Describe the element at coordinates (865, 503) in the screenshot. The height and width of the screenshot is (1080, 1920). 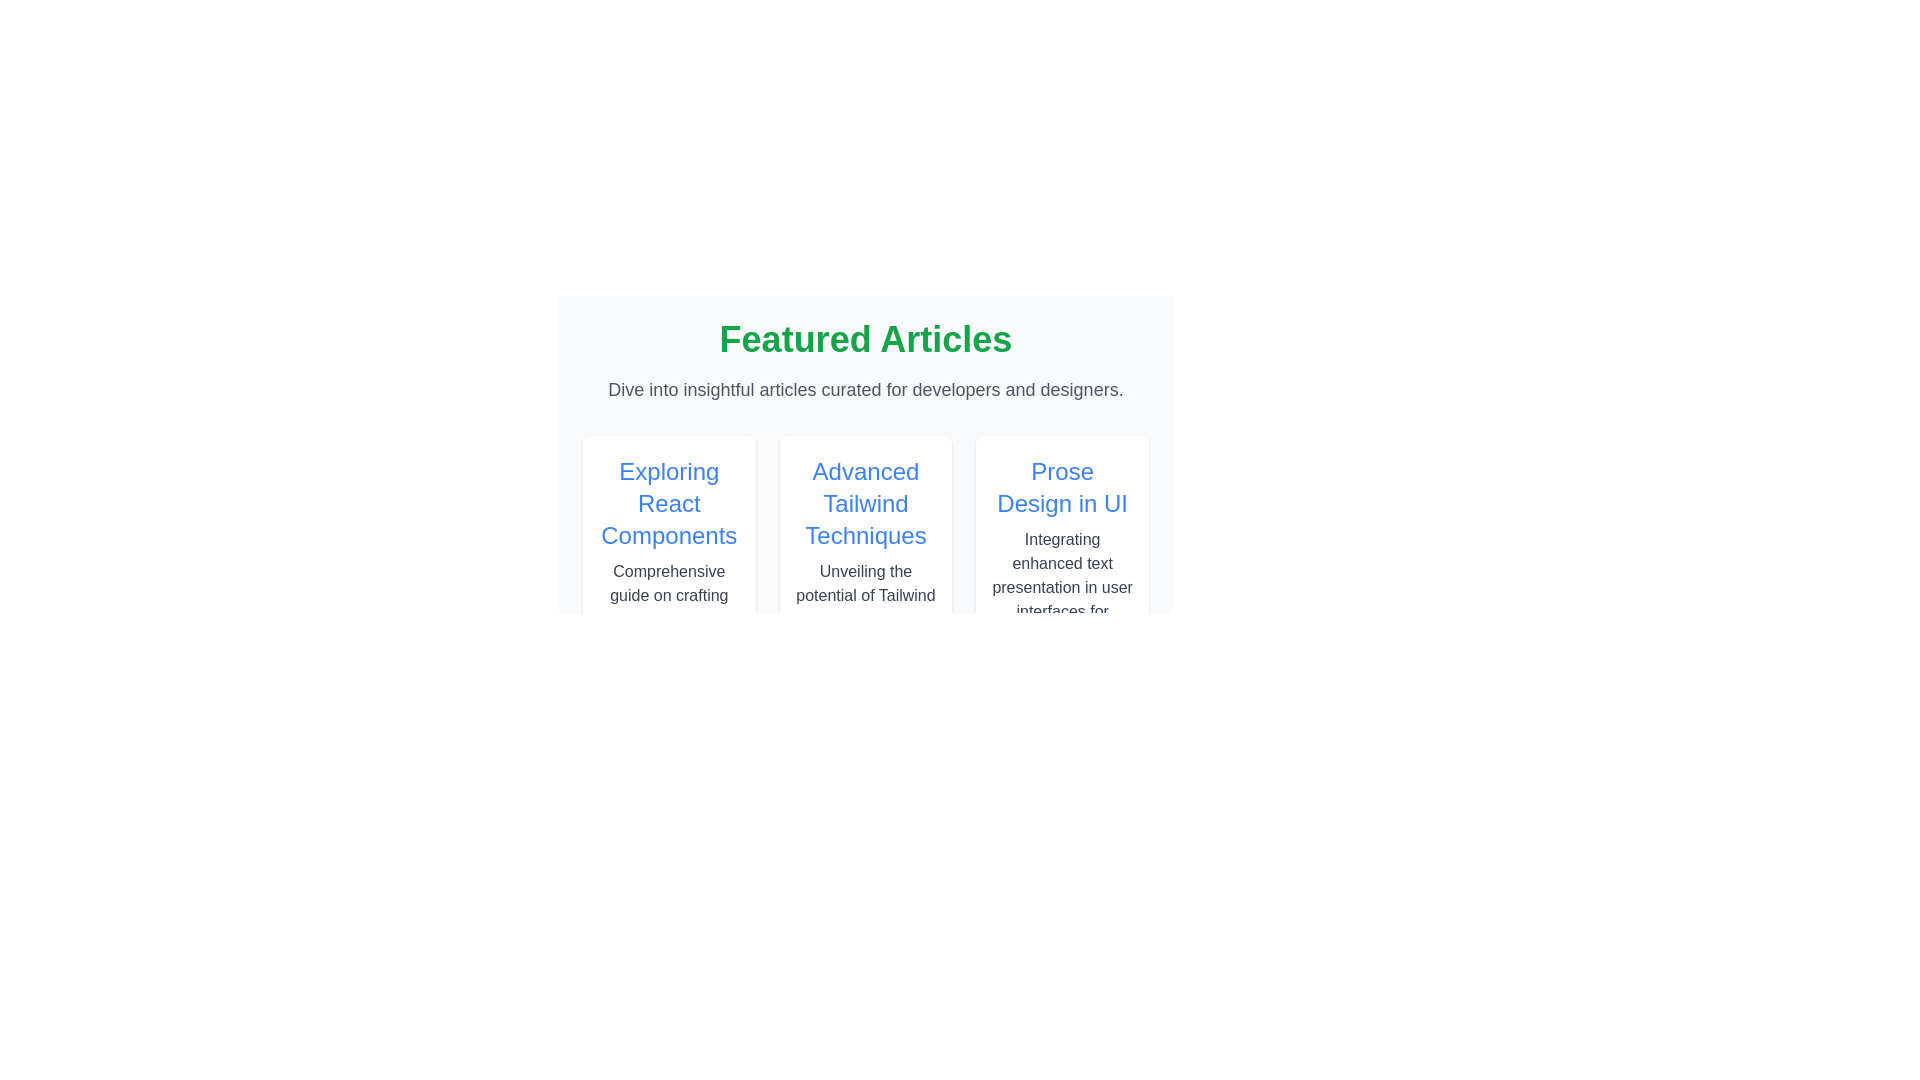
I see `title text displayed in the second column of the three-column layout, positioned centrally between 'Exploring React Components' and 'Prose Design in UI'` at that location.